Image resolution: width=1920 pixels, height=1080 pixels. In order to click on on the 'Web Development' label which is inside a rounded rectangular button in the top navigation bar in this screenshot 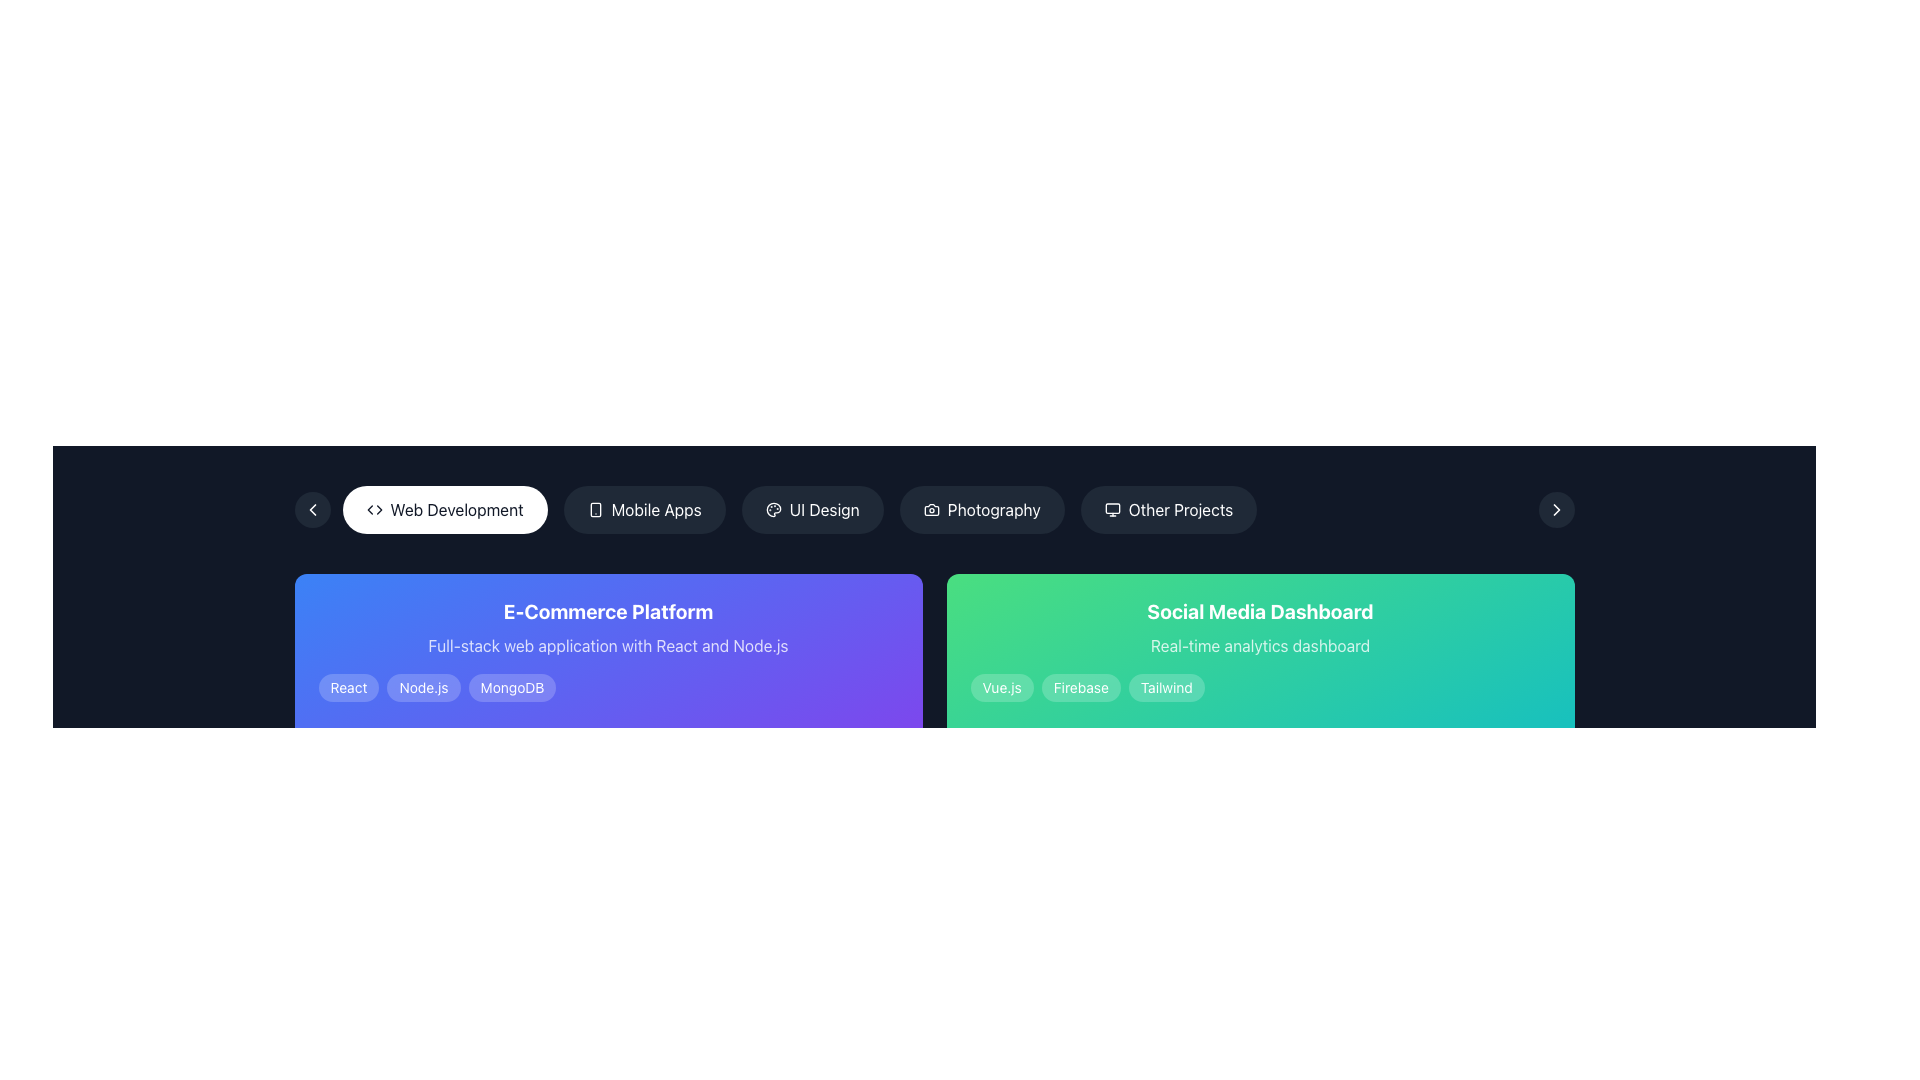, I will do `click(455, 508)`.